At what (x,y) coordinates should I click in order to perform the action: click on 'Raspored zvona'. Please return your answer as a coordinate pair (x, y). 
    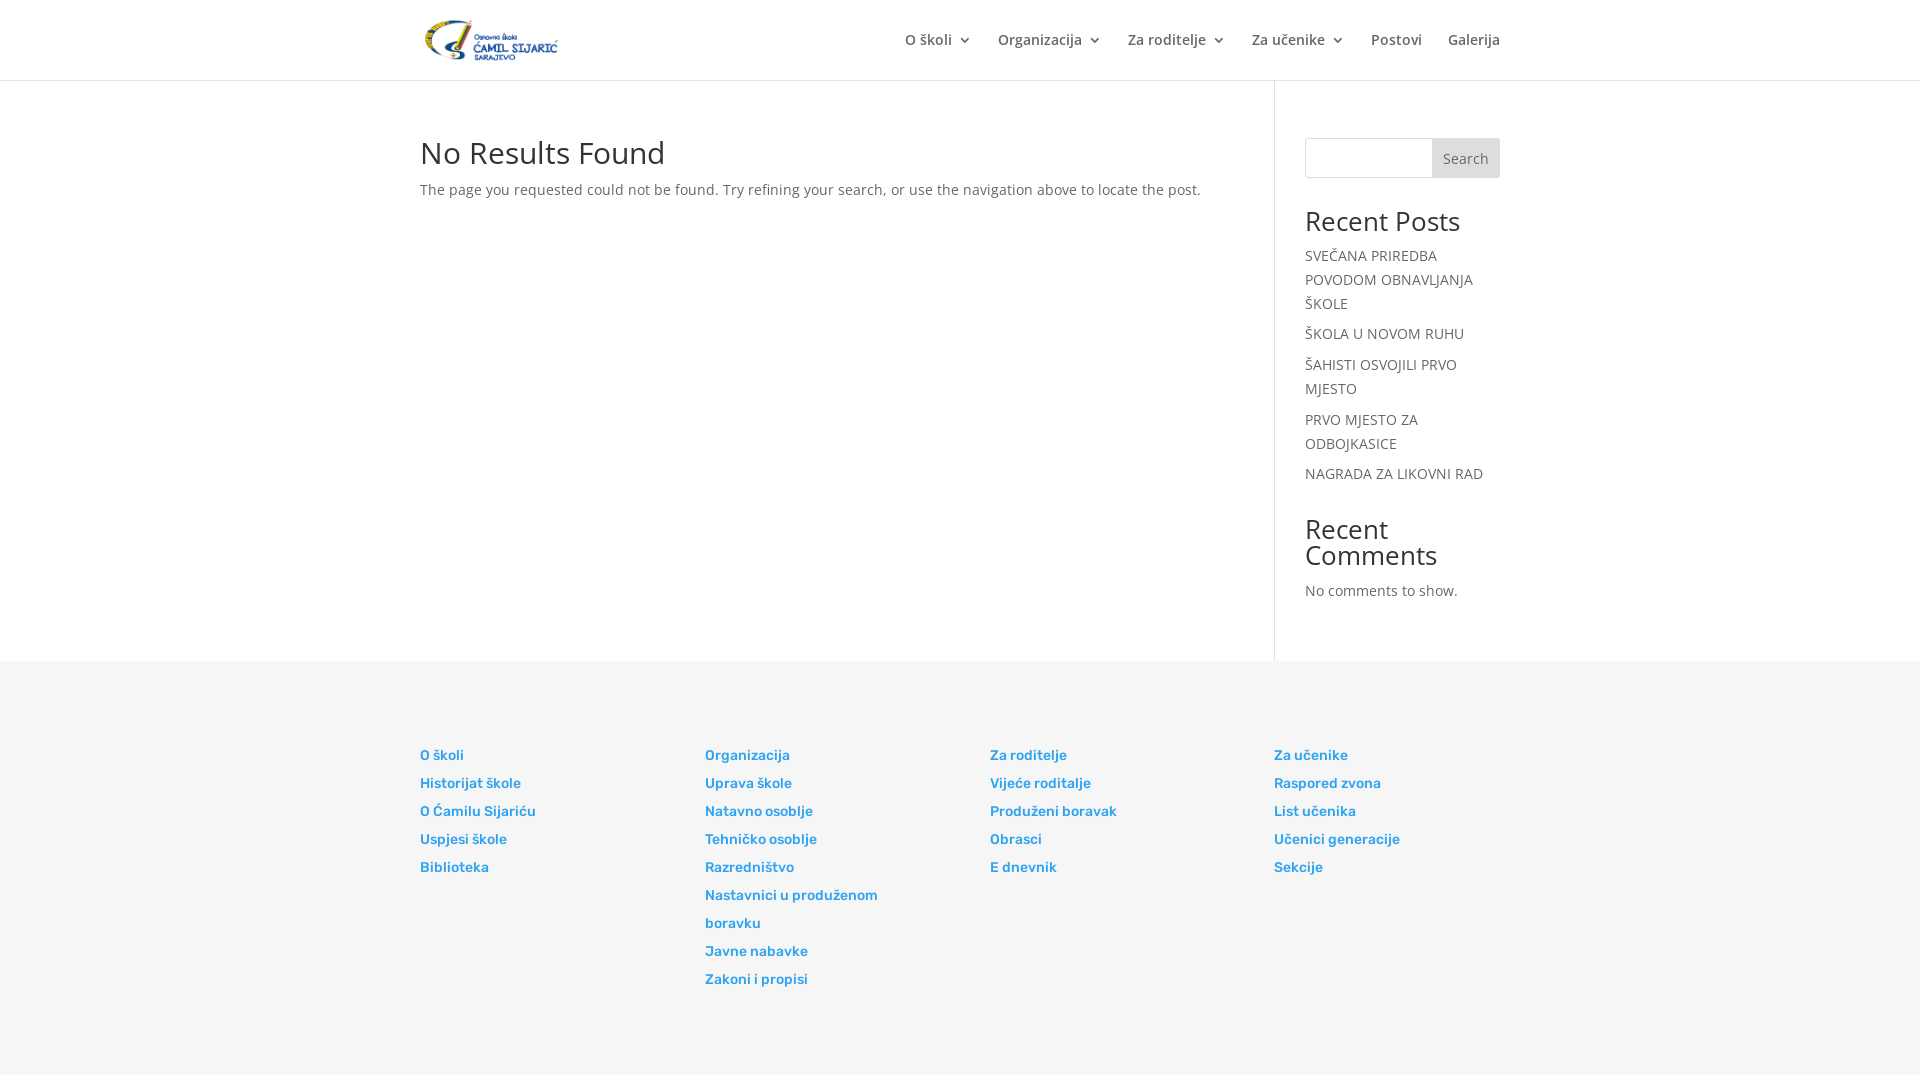
    Looking at the image, I should click on (1327, 782).